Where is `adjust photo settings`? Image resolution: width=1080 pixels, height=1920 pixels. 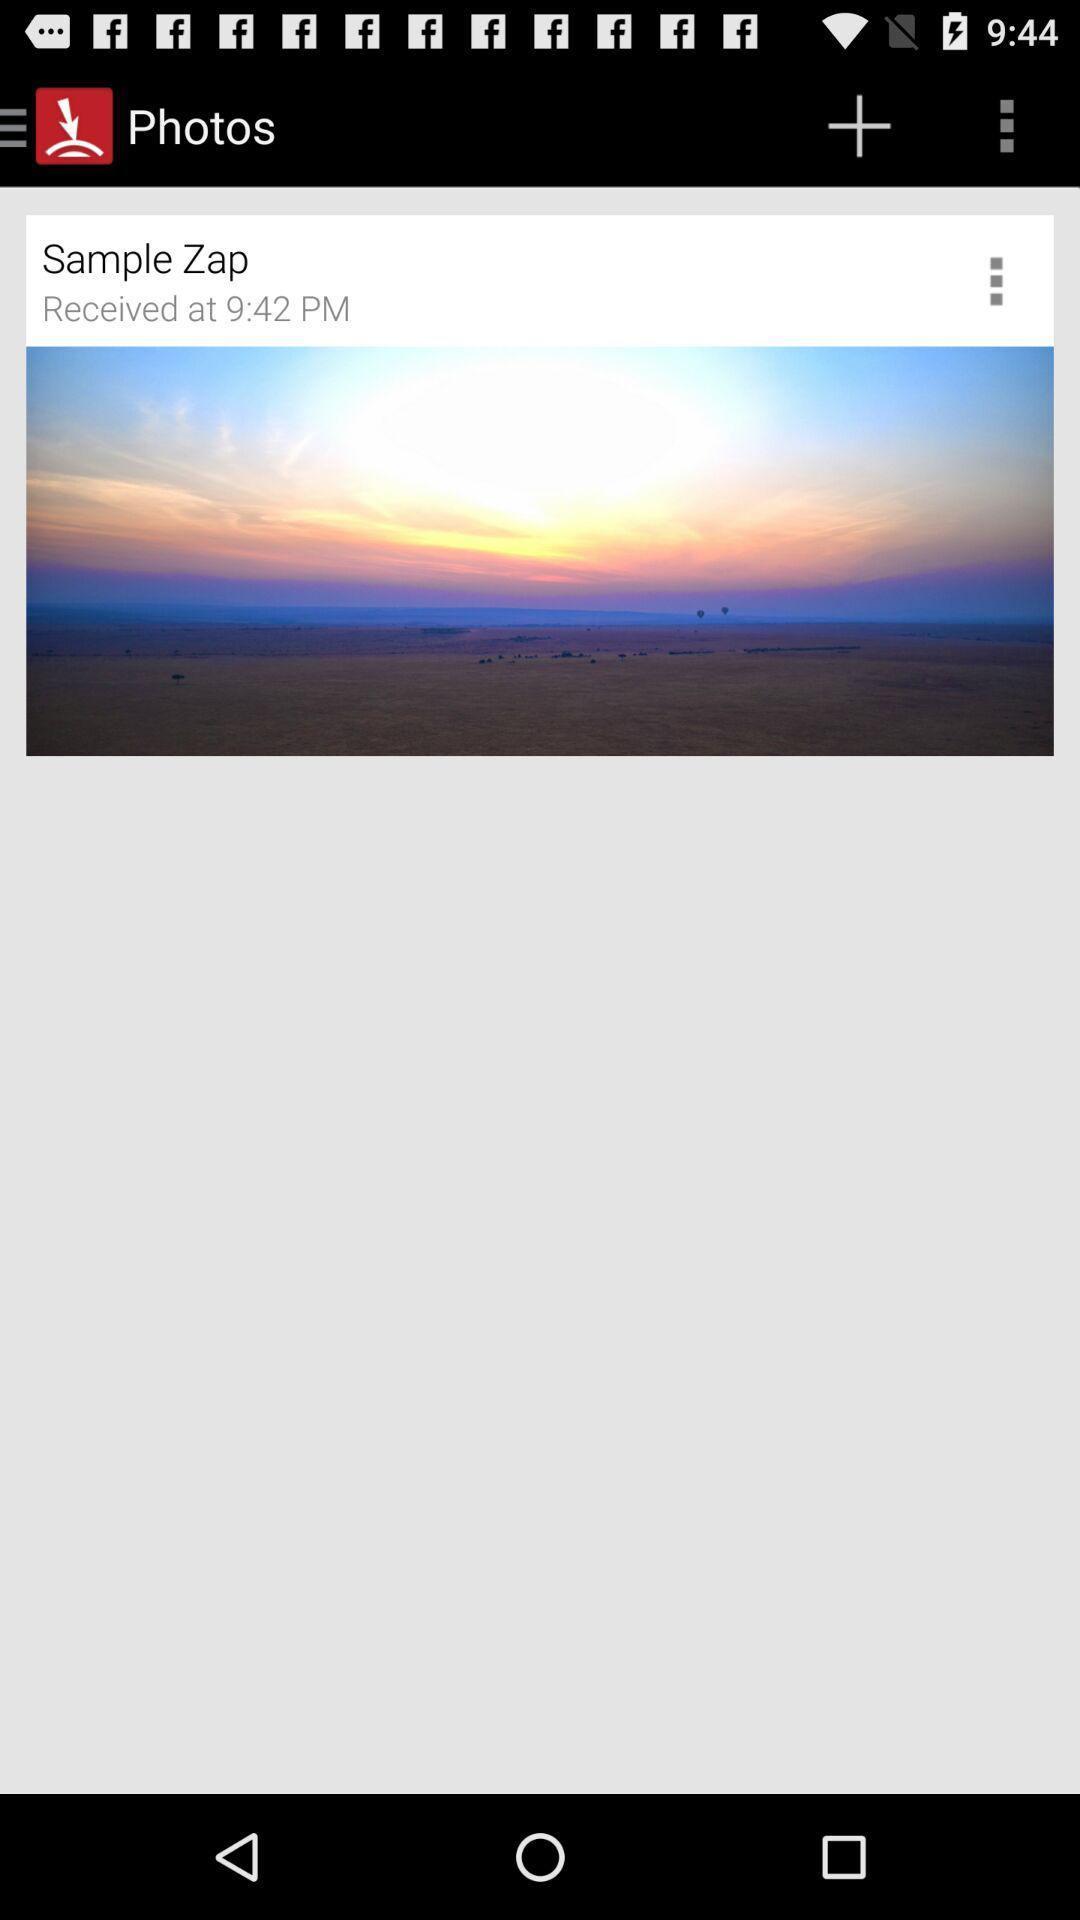 adjust photo settings is located at coordinates (1003, 279).